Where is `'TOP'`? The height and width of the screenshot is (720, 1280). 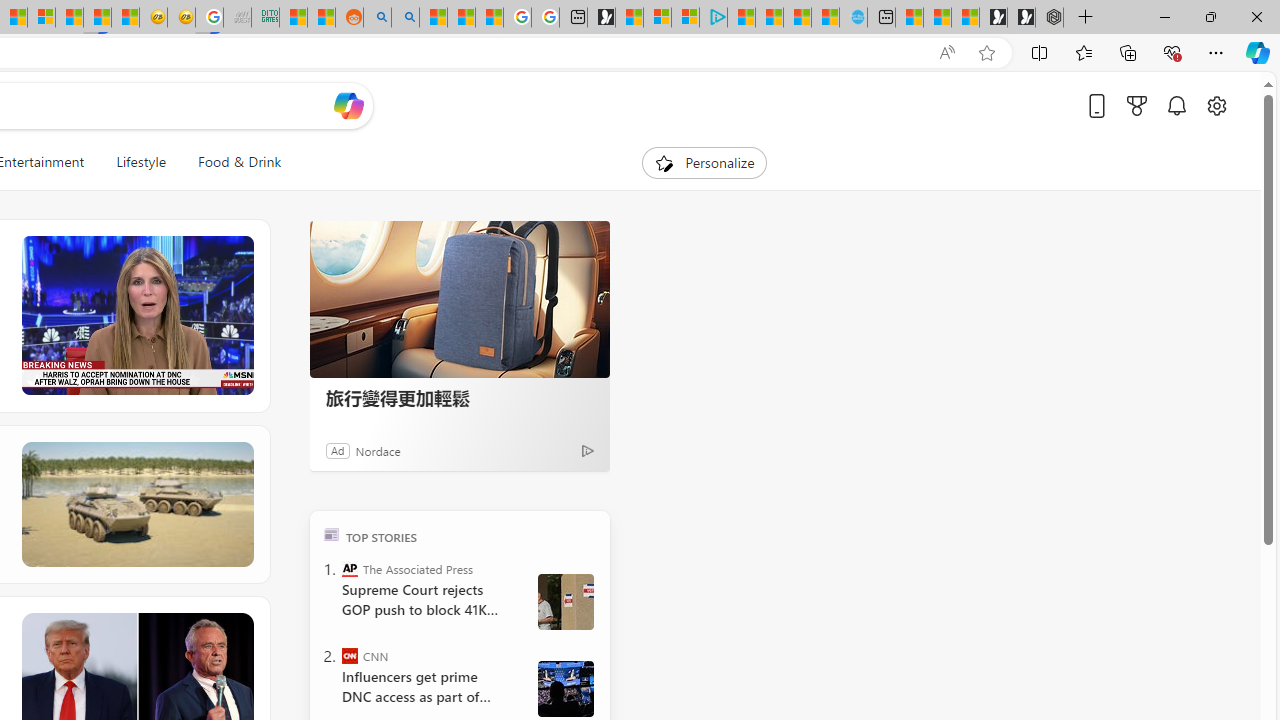
'TOP' is located at coordinates (332, 533).